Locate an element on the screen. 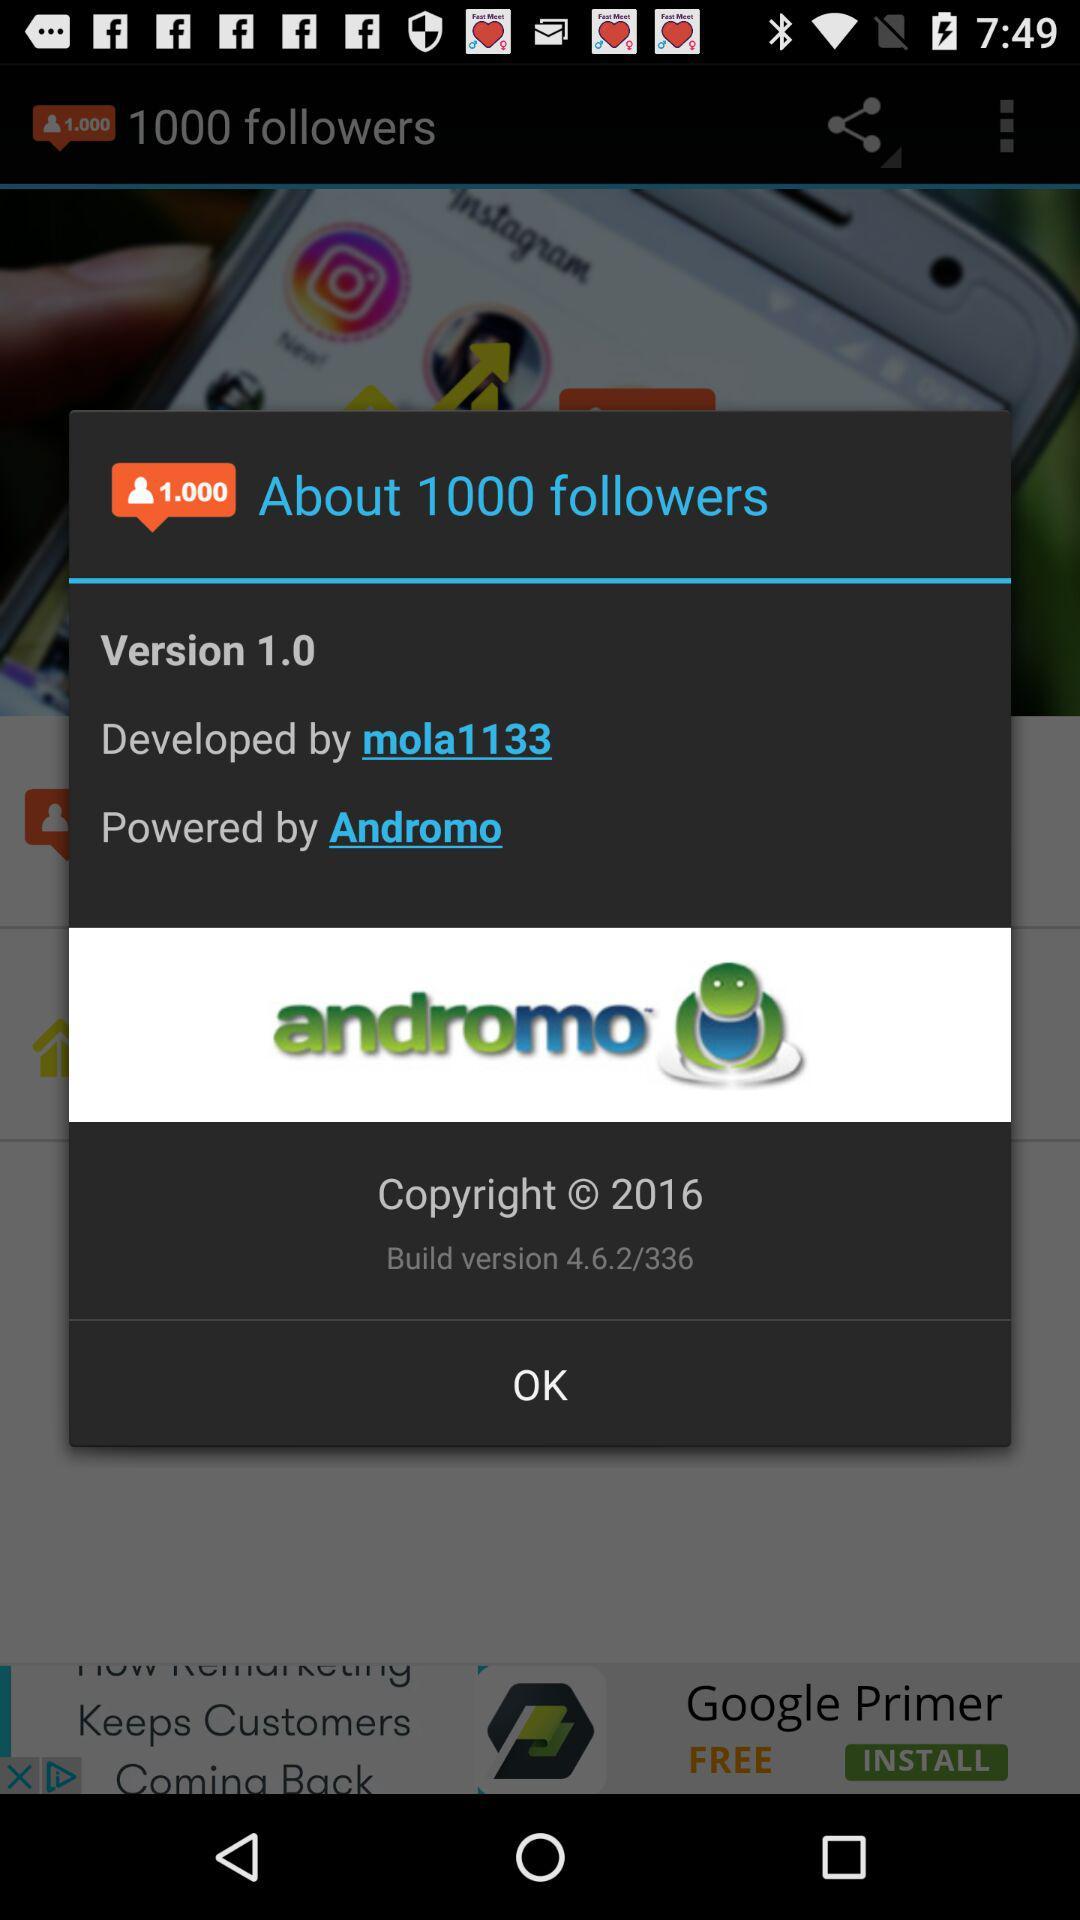 The height and width of the screenshot is (1920, 1080). the button at the bottom is located at coordinates (540, 1382).